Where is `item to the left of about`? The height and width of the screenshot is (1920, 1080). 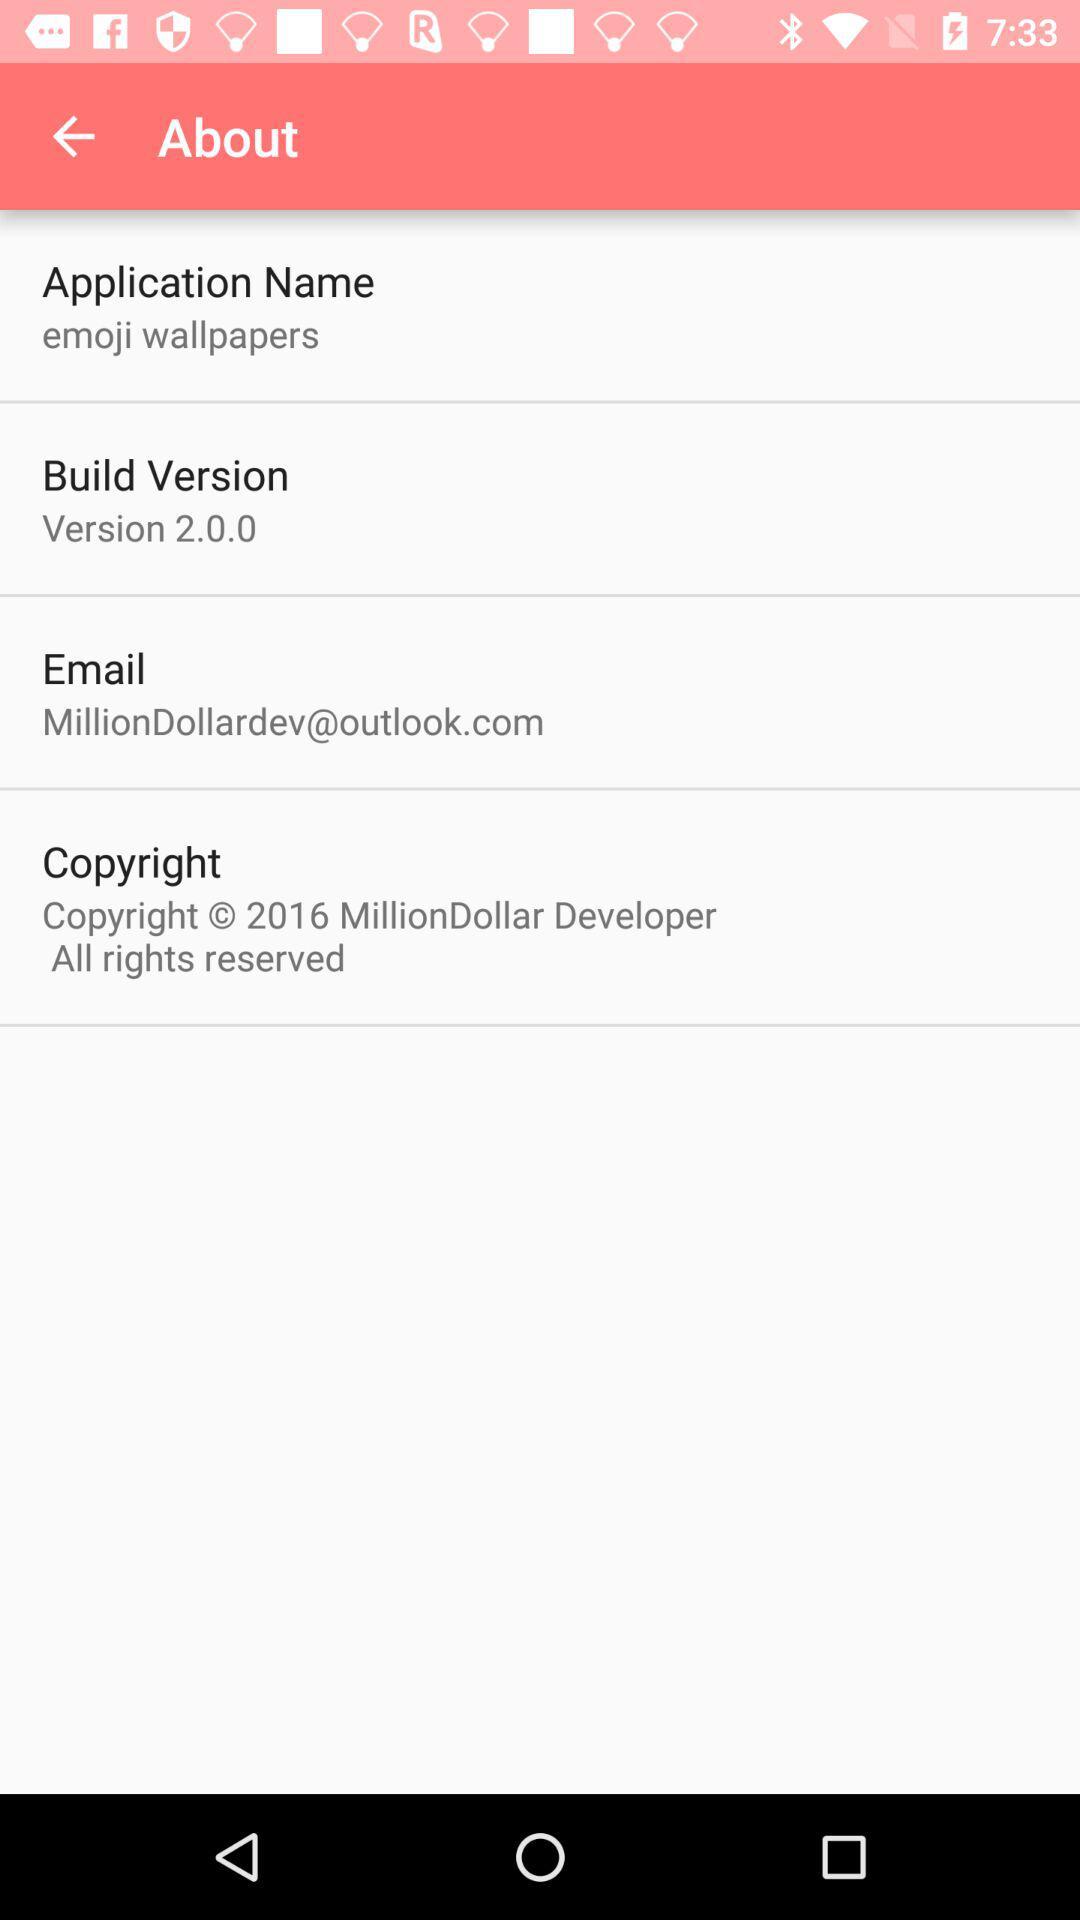 item to the left of about is located at coordinates (72, 135).